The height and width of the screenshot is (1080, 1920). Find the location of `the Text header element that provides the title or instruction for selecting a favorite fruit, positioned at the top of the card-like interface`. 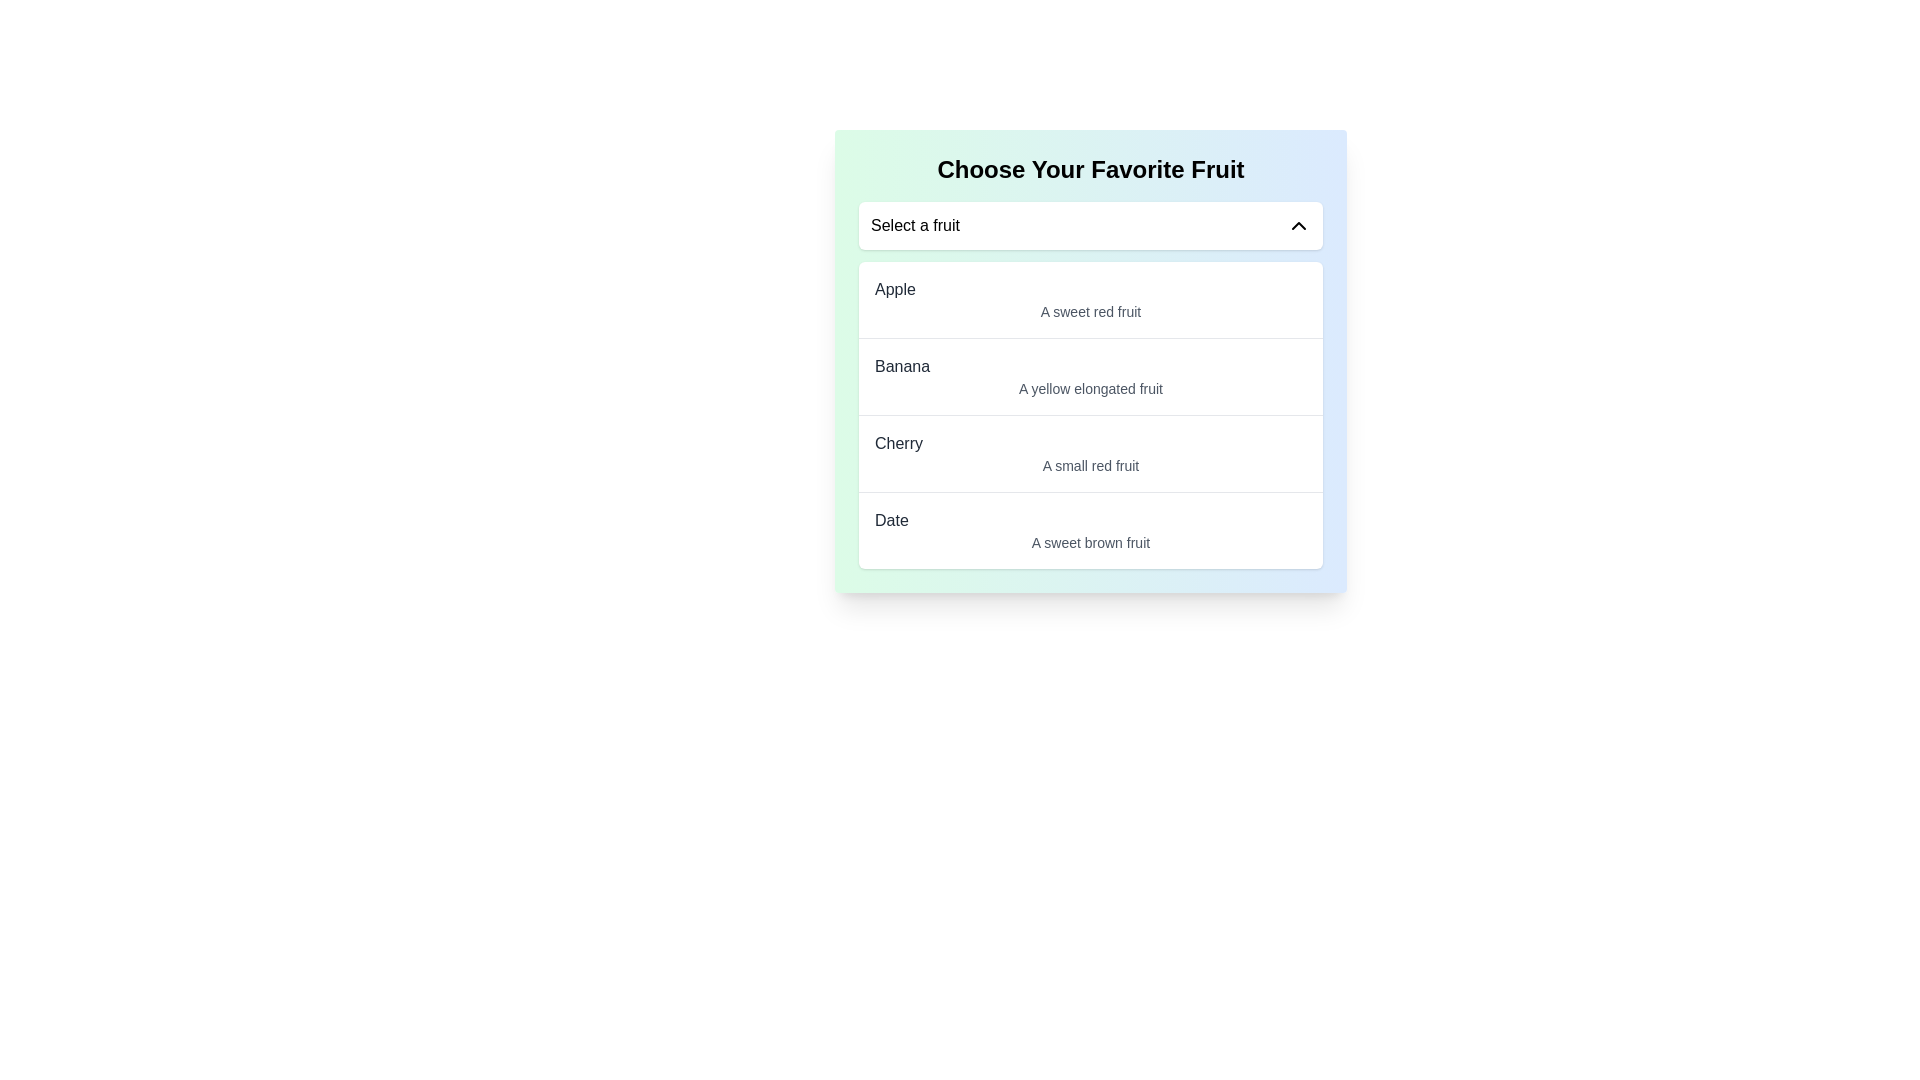

the Text header element that provides the title or instruction for selecting a favorite fruit, positioned at the top of the card-like interface is located at coordinates (1089, 168).